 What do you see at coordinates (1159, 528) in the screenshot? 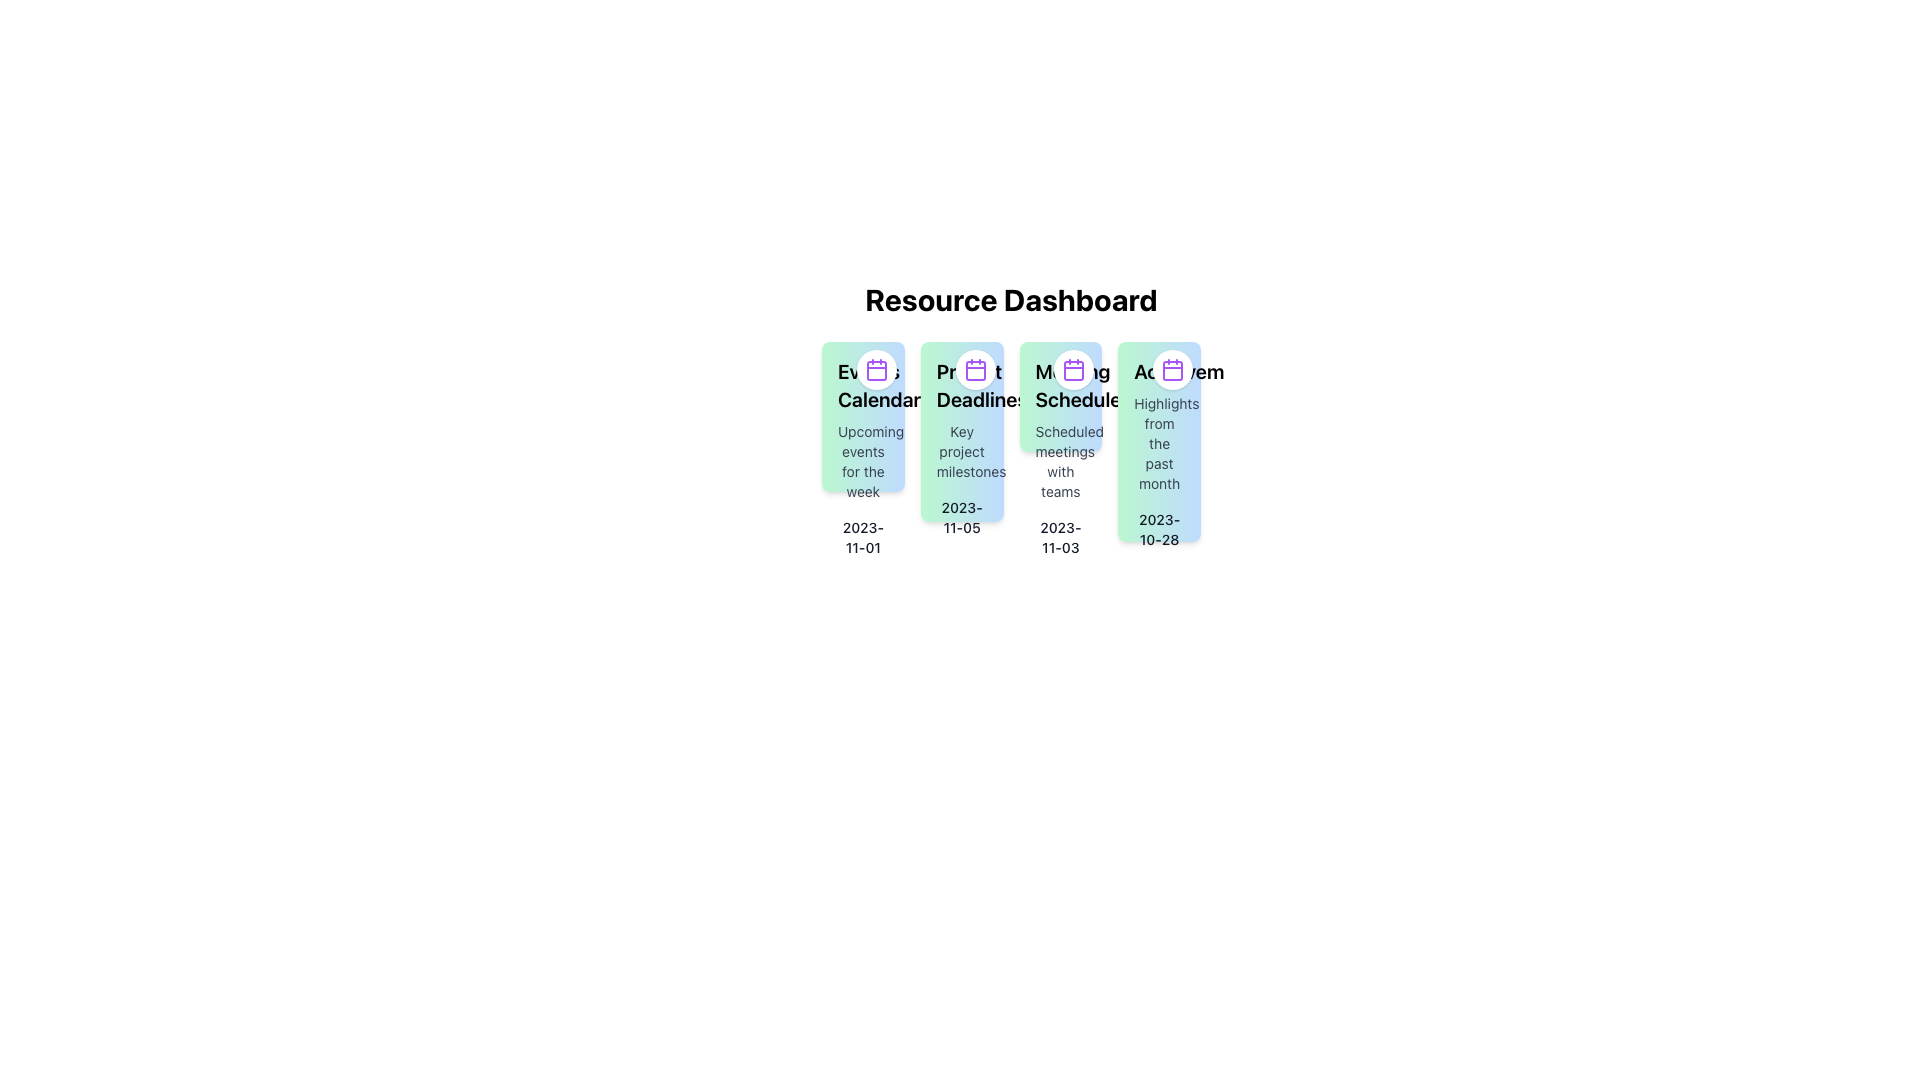
I see `the static text label displaying the date '2023-10-28' located in the fourth card under the 'Highlights from the past month' section of the 'Resource Dashboard'` at bounding box center [1159, 528].